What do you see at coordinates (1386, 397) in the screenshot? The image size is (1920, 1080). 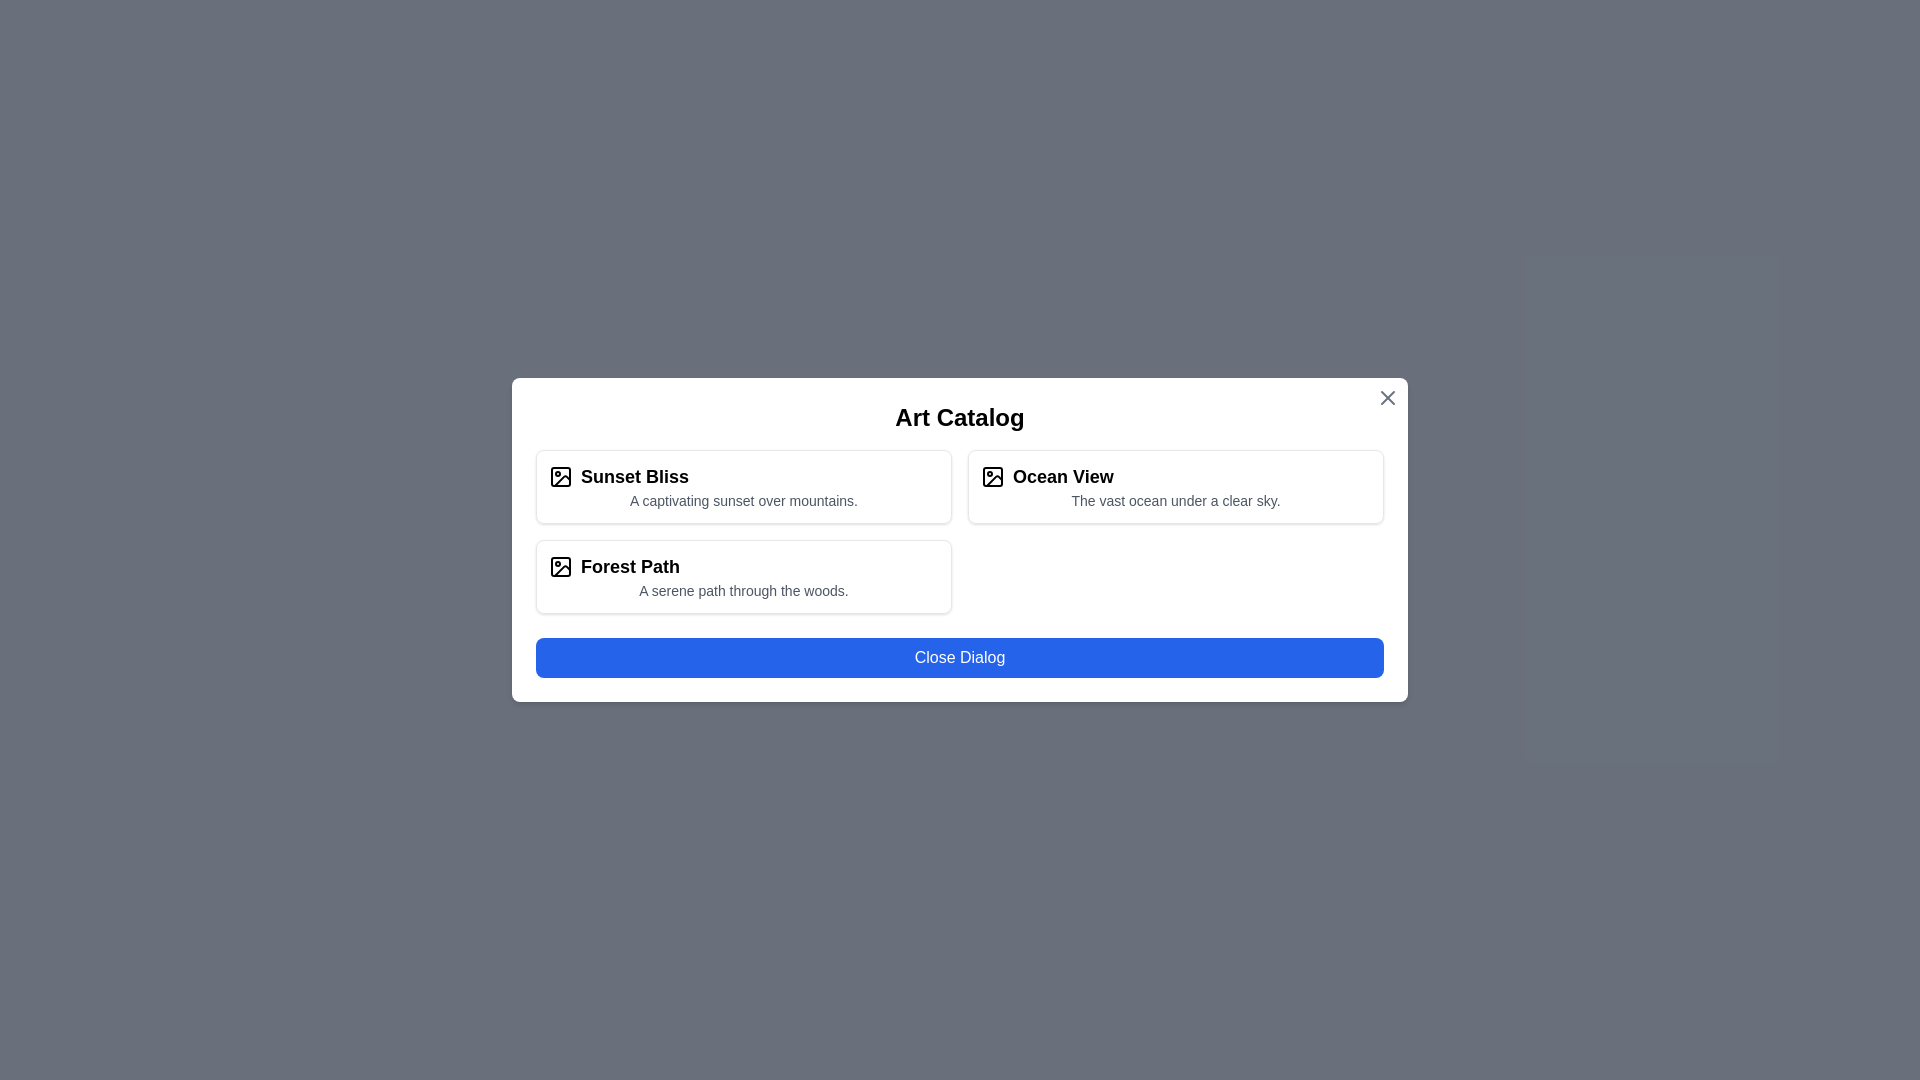 I see `the 'X' button at the top-right corner of the dialog to close it` at bounding box center [1386, 397].